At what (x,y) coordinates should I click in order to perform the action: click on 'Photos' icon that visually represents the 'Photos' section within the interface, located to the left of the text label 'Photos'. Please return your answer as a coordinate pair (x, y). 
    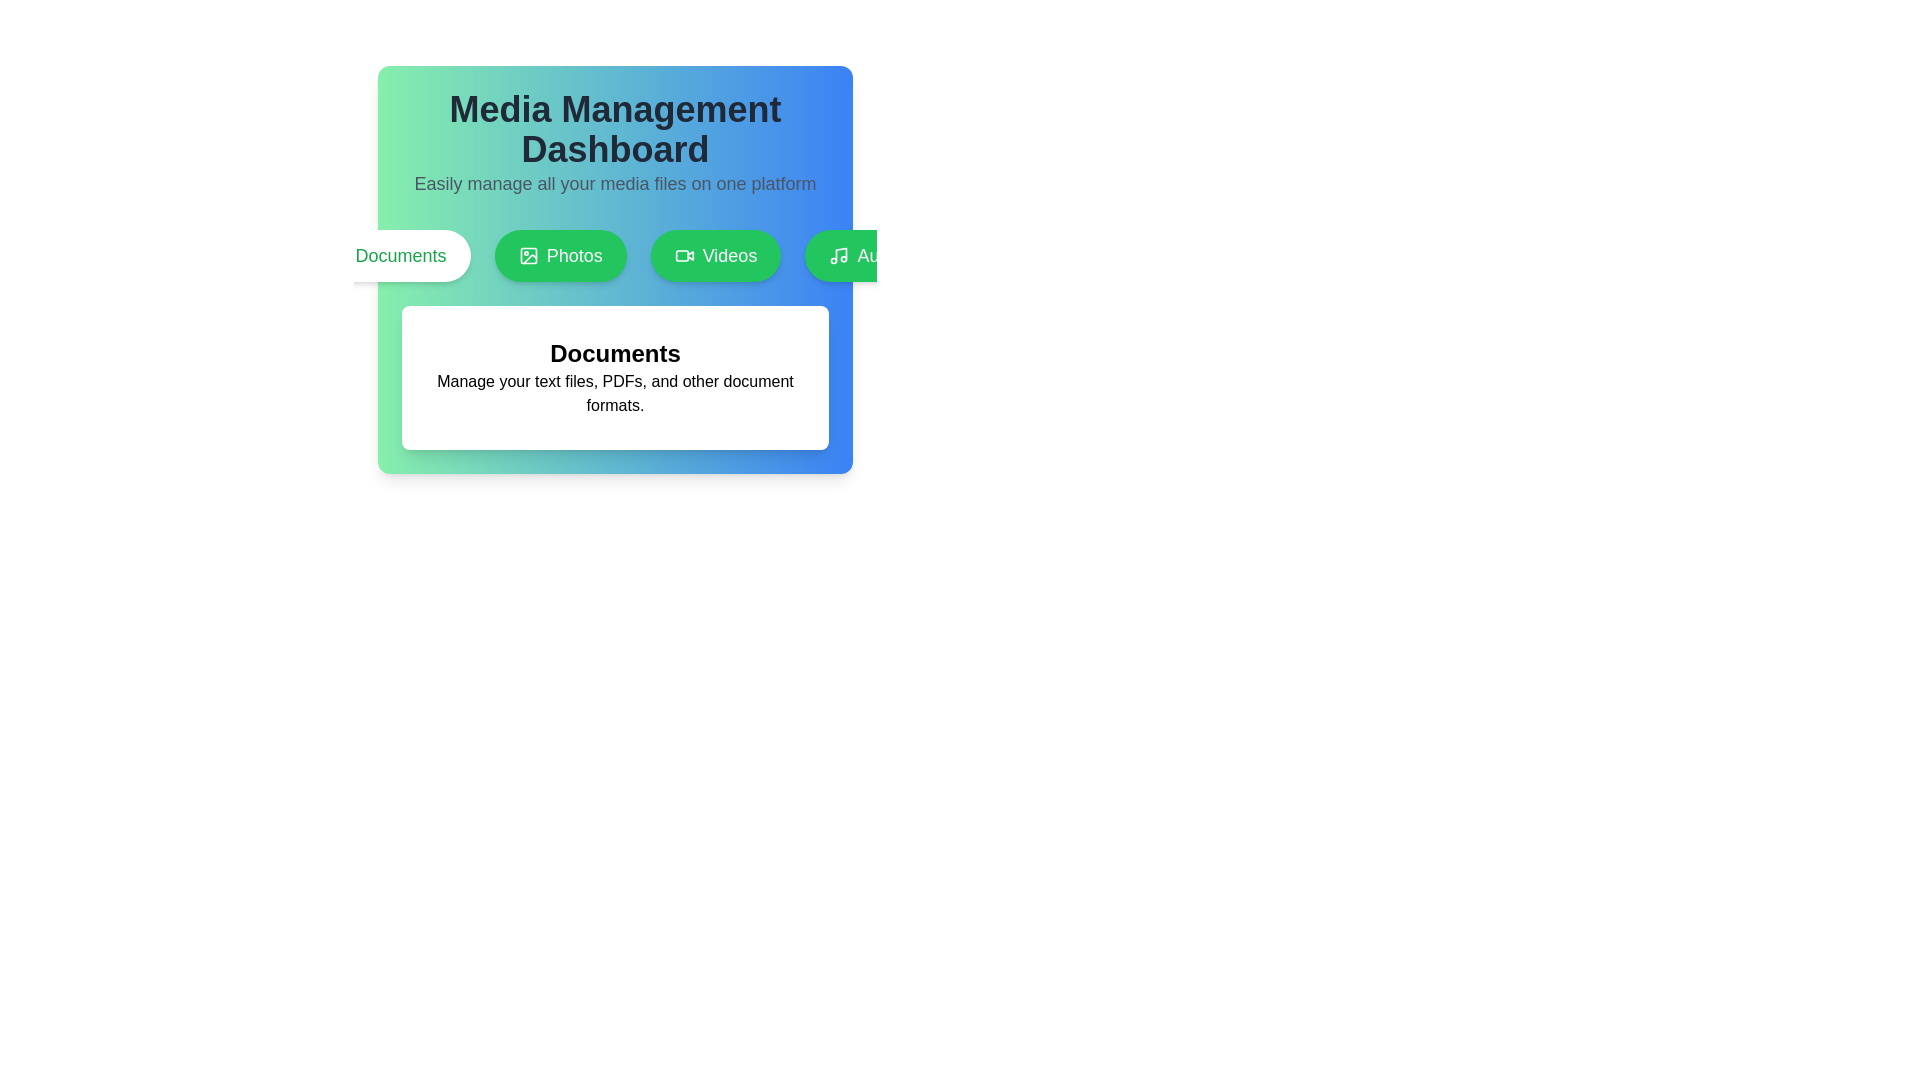
    Looking at the image, I should click on (528, 254).